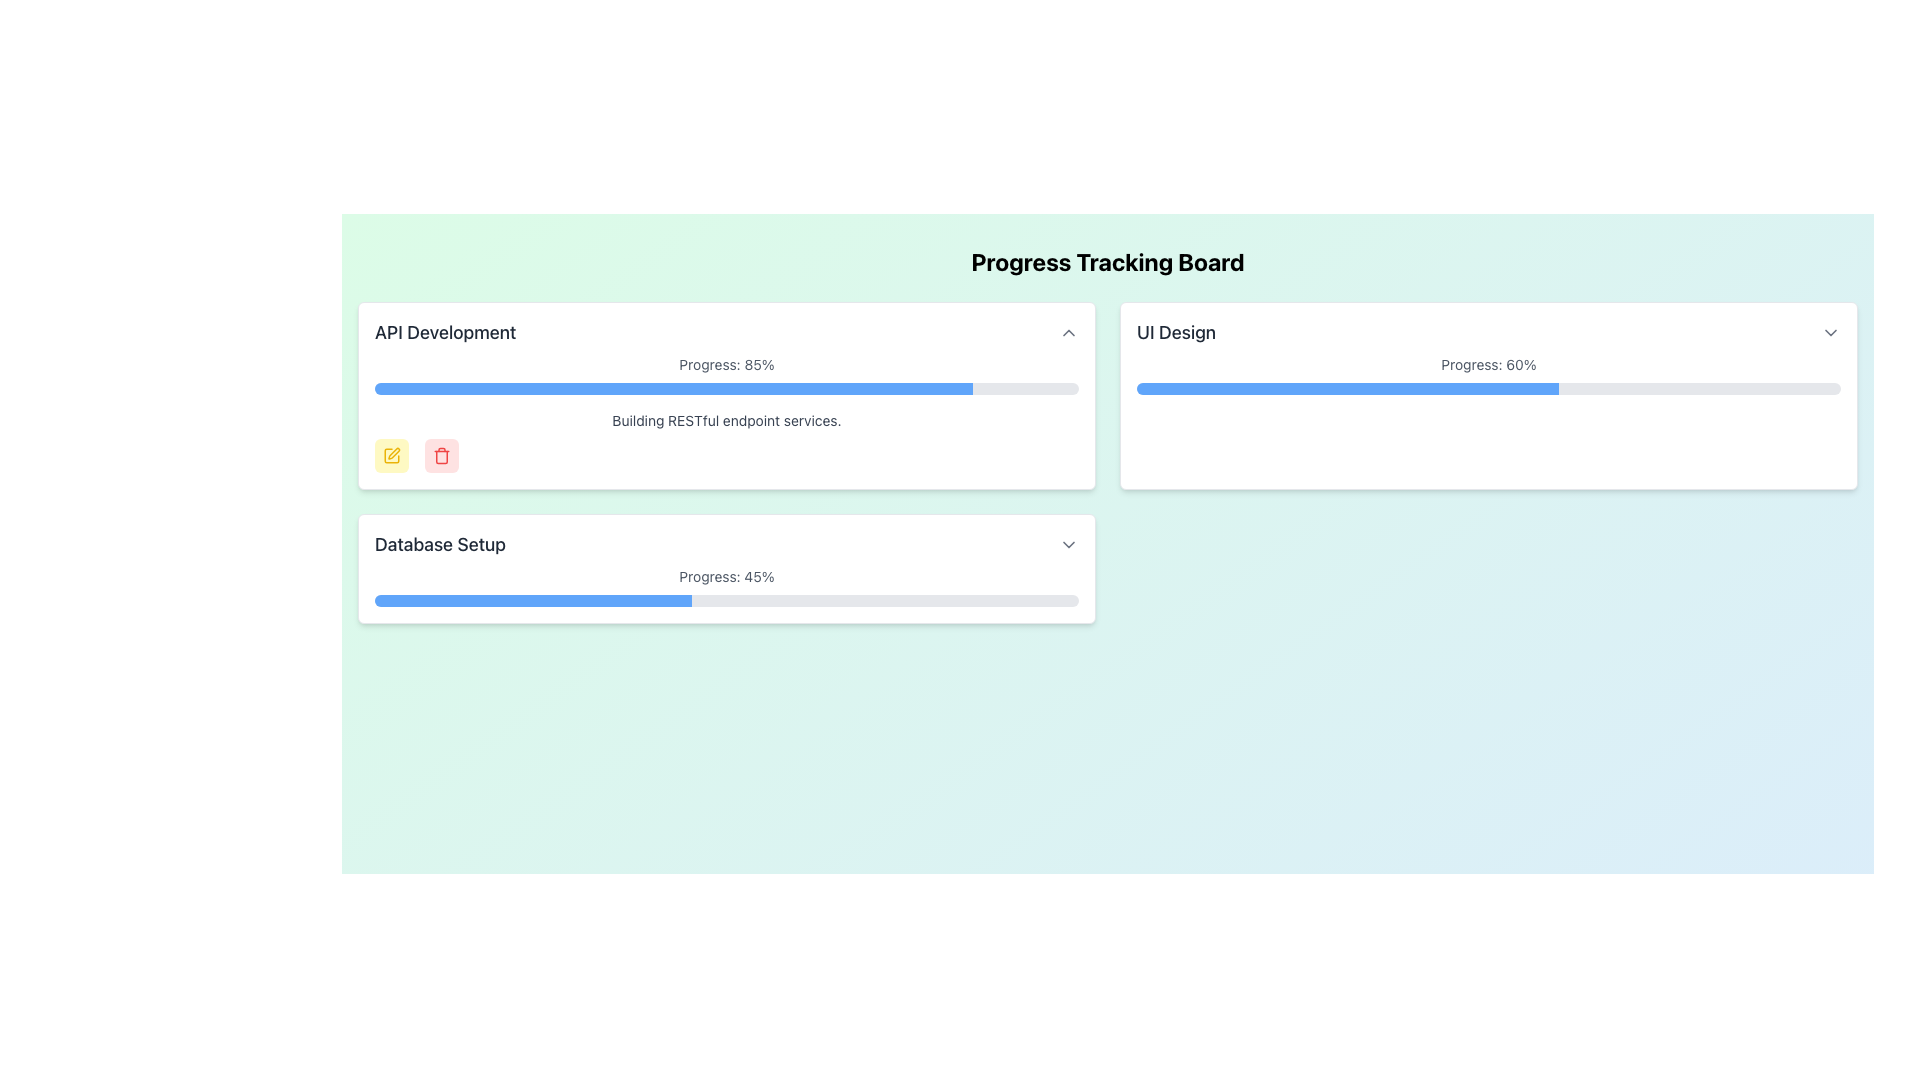  I want to click on the delete icon located within the 'API Development' card, so click(440, 455).